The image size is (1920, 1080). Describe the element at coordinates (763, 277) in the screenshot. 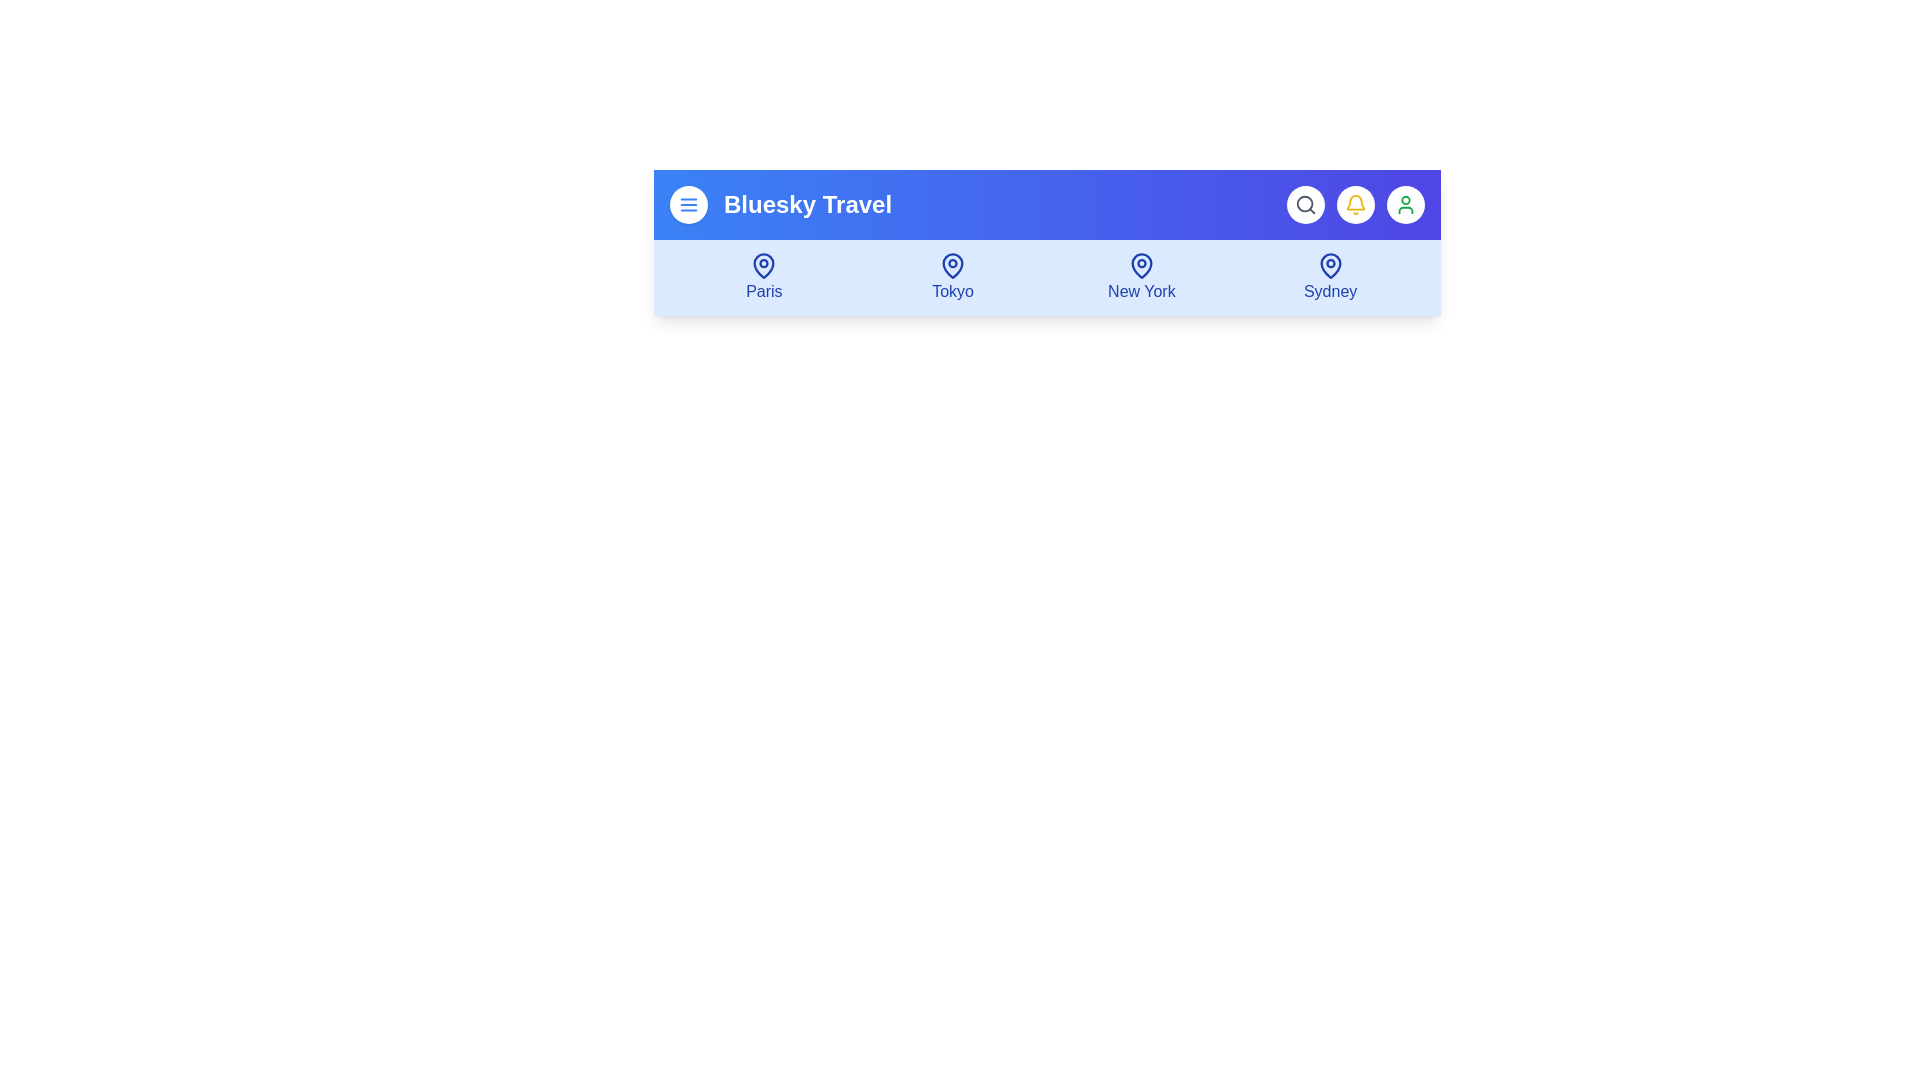

I see `the destination icon for Paris` at that location.